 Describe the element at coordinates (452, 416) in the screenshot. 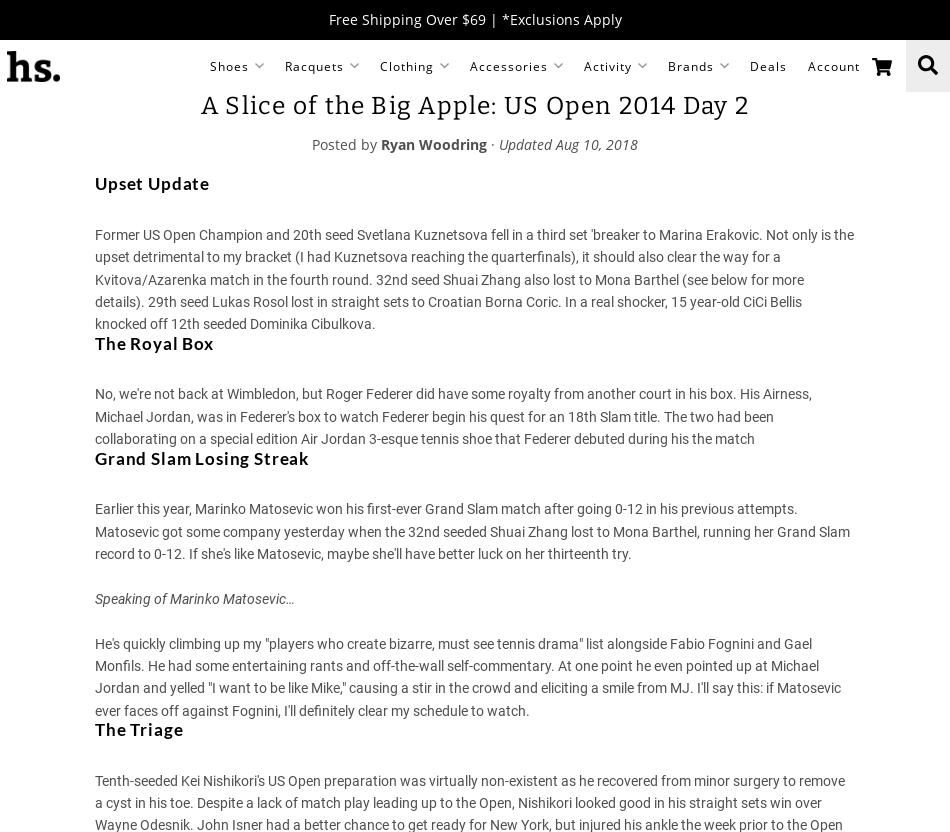

I see `'No, we're not back at Wimbledon, but Roger Federer did have some royalty from another court in his box. His Airness, Michael Jordan, was in Federer's box to watch Federer begin his quest for an 18th Slam title. The two had been collaborating on a special edition Air Jordan 3-esque tennis shoe that Federer debuted during his the match'` at that location.